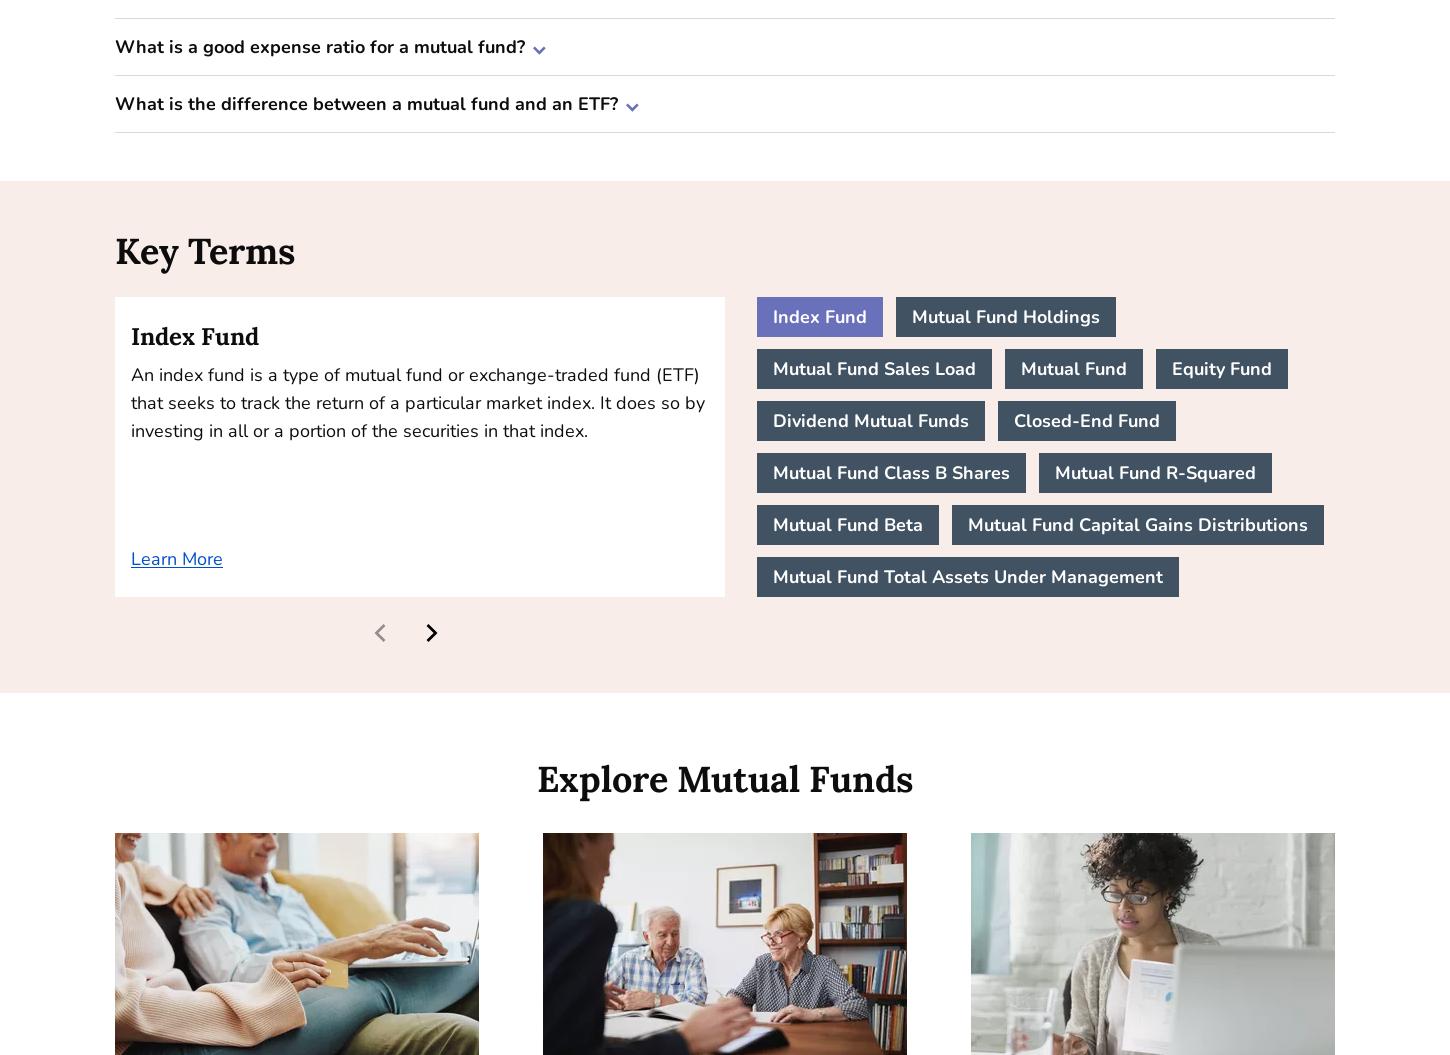 Image resolution: width=1450 pixels, height=1055 pixels. Describe the element at coordinates (772, 472) in the screenshot. I see `'Mutual Fund Class B Shares'` at that location.